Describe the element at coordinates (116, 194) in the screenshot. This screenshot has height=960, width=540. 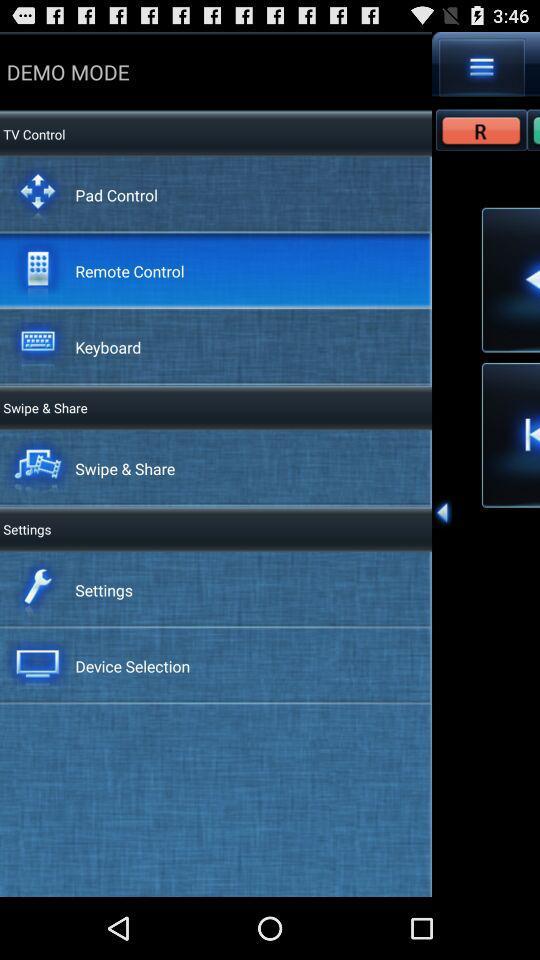
I see `item below the demo mode icon` at that location.